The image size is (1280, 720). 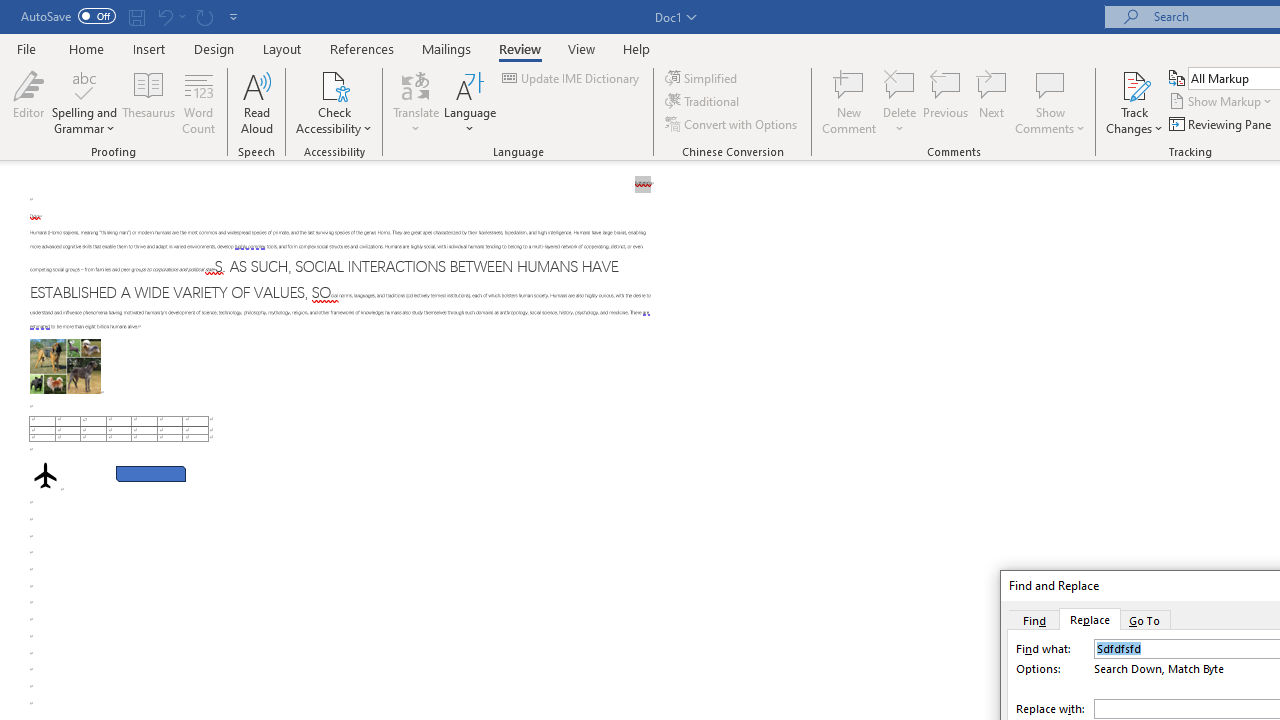 I want to click on 'Spelling and Grammar', so click(x=84, y=84).